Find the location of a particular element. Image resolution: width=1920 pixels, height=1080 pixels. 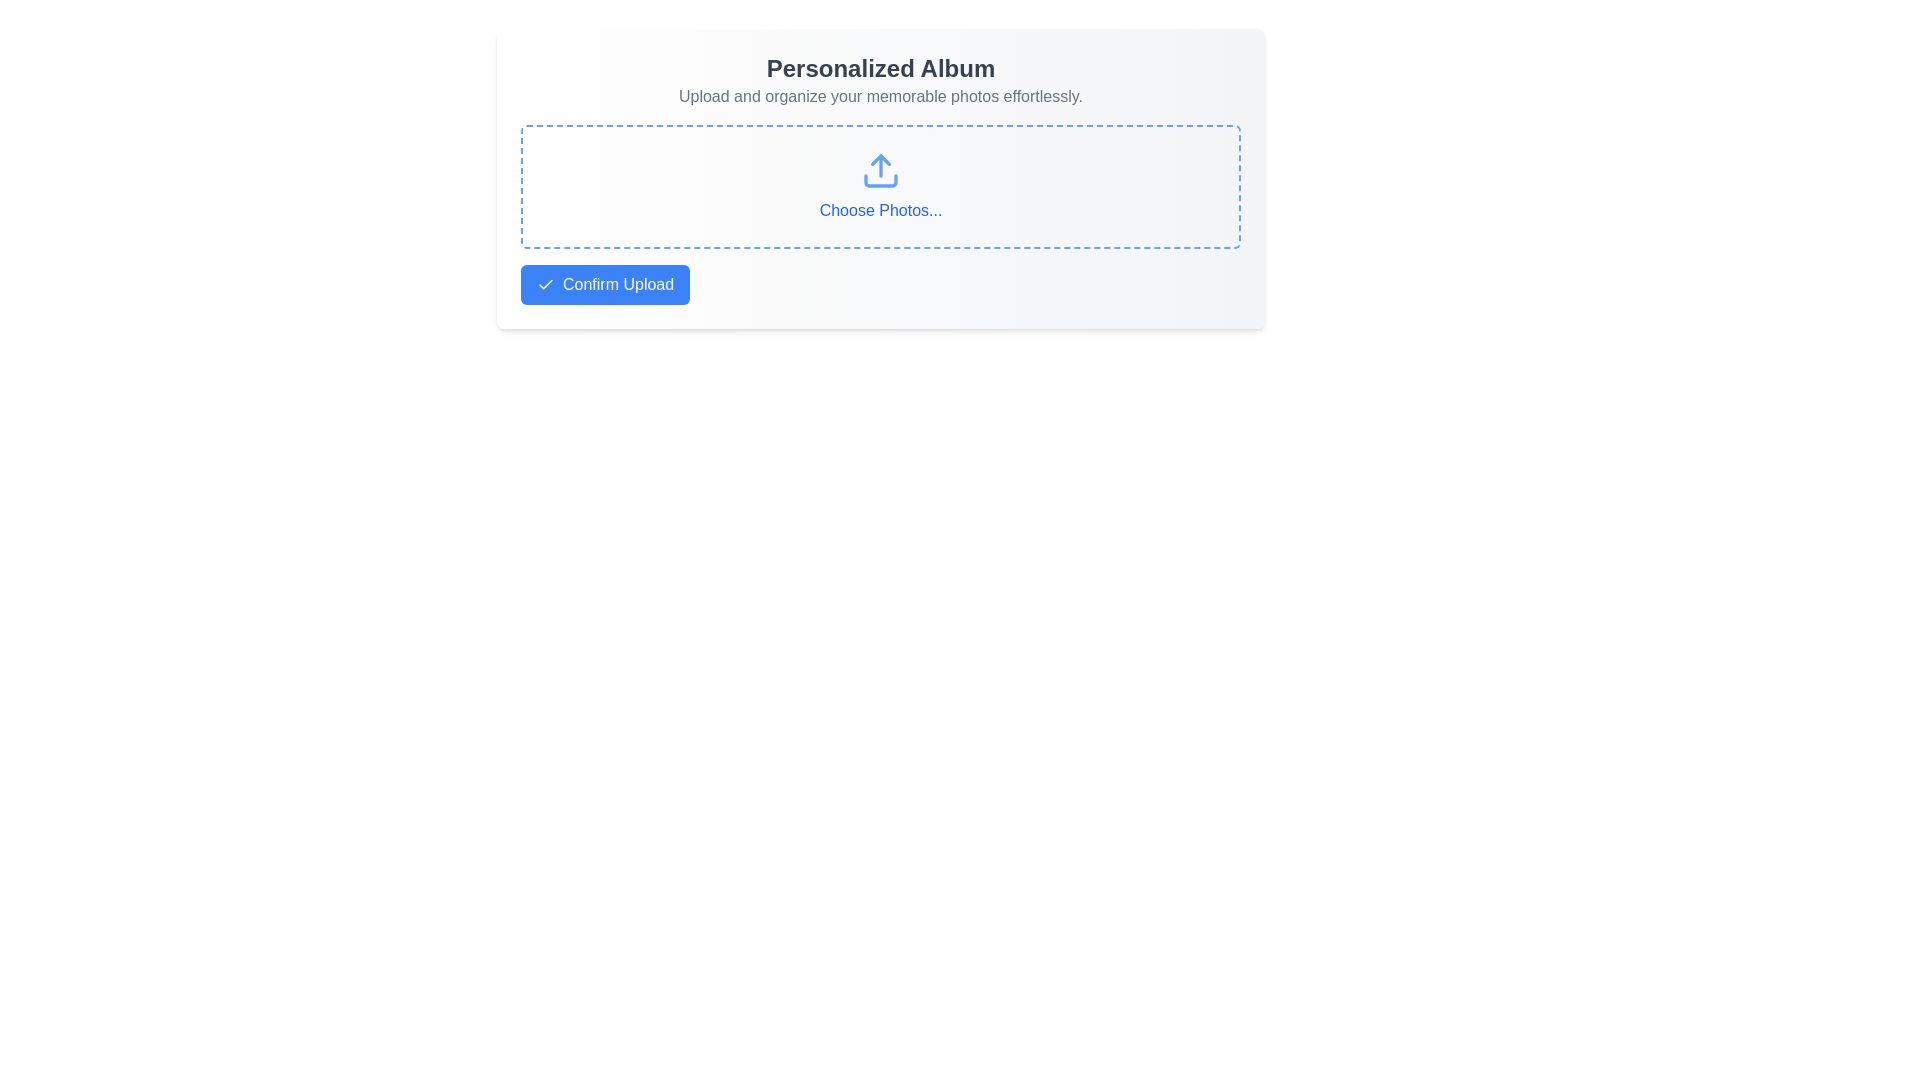

the 'Confirm Upload' button, which has a blue background and a checkmark icon is located at coordinates (604, 285).